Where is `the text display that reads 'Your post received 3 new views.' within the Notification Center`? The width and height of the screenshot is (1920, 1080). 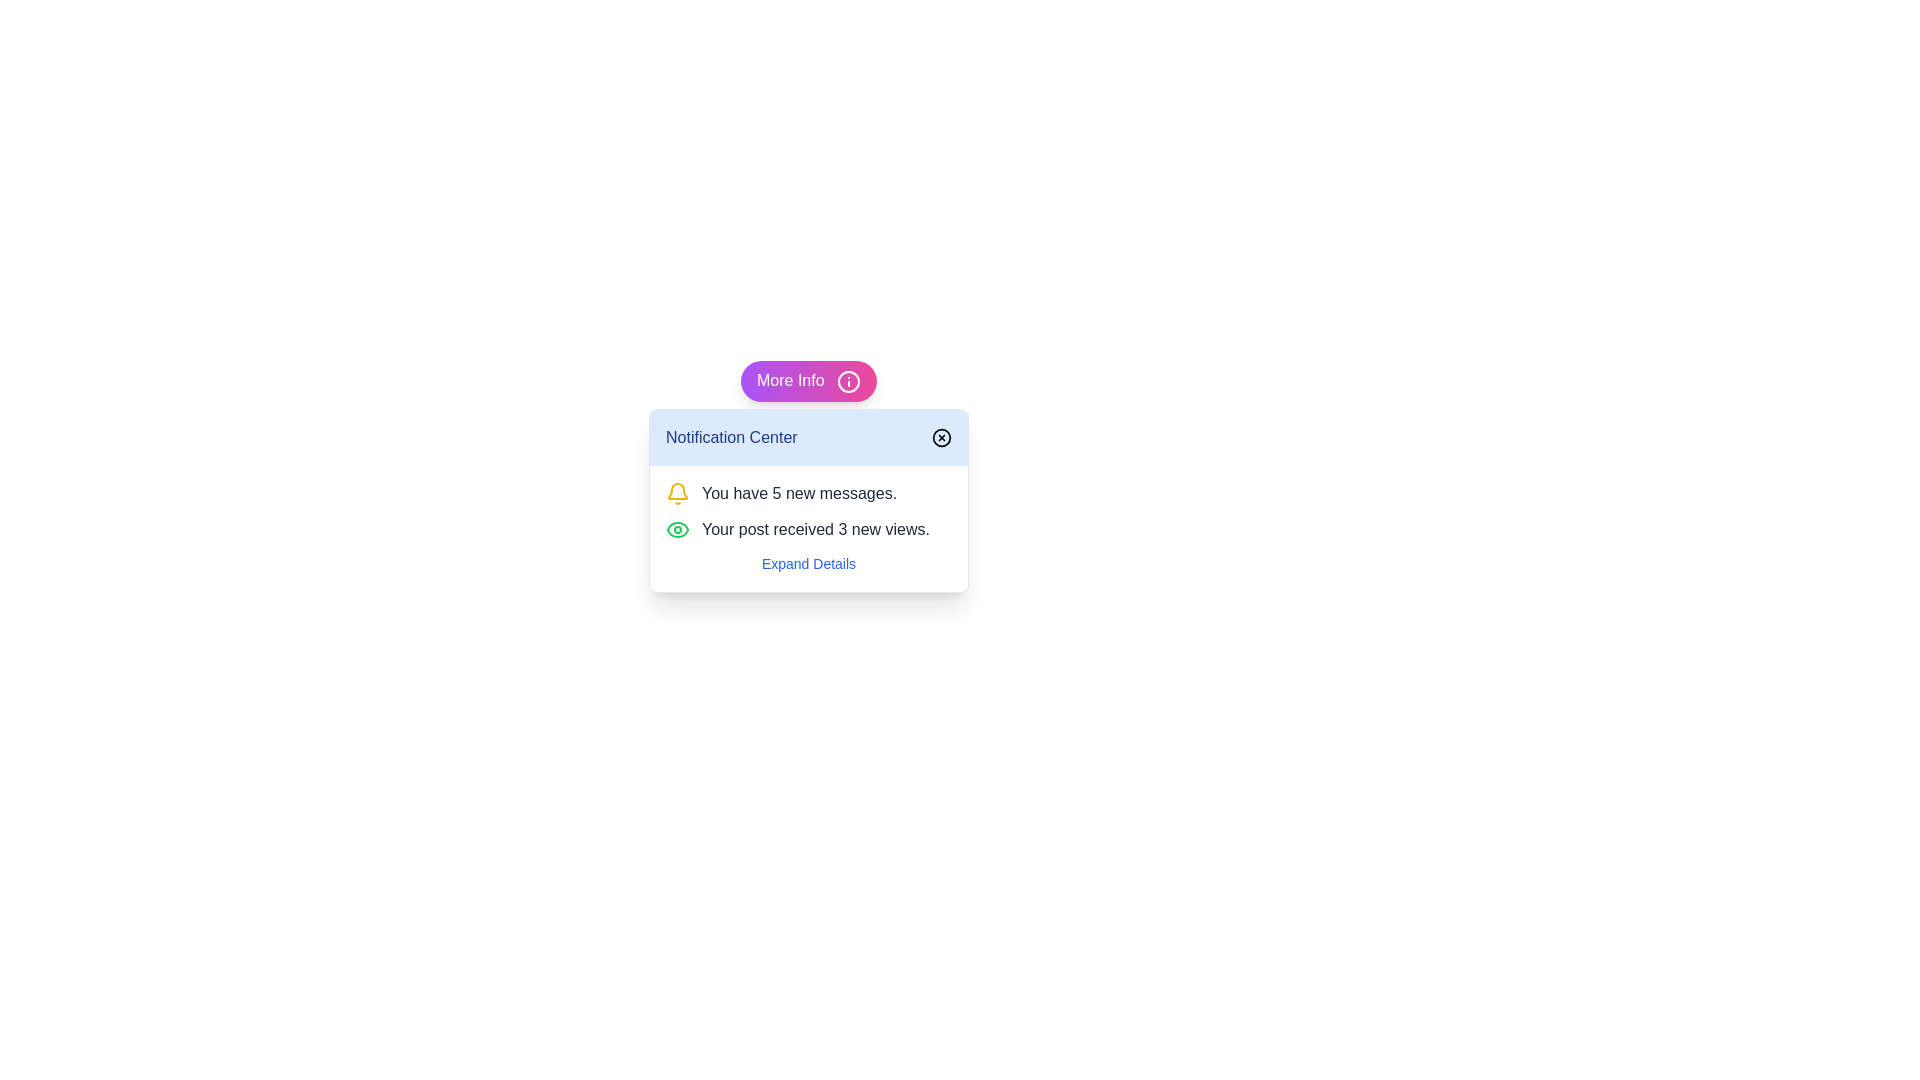
the text display that reads 'Your post received 3 new views.' within the Notification Center is located at coordinates (816, 528).